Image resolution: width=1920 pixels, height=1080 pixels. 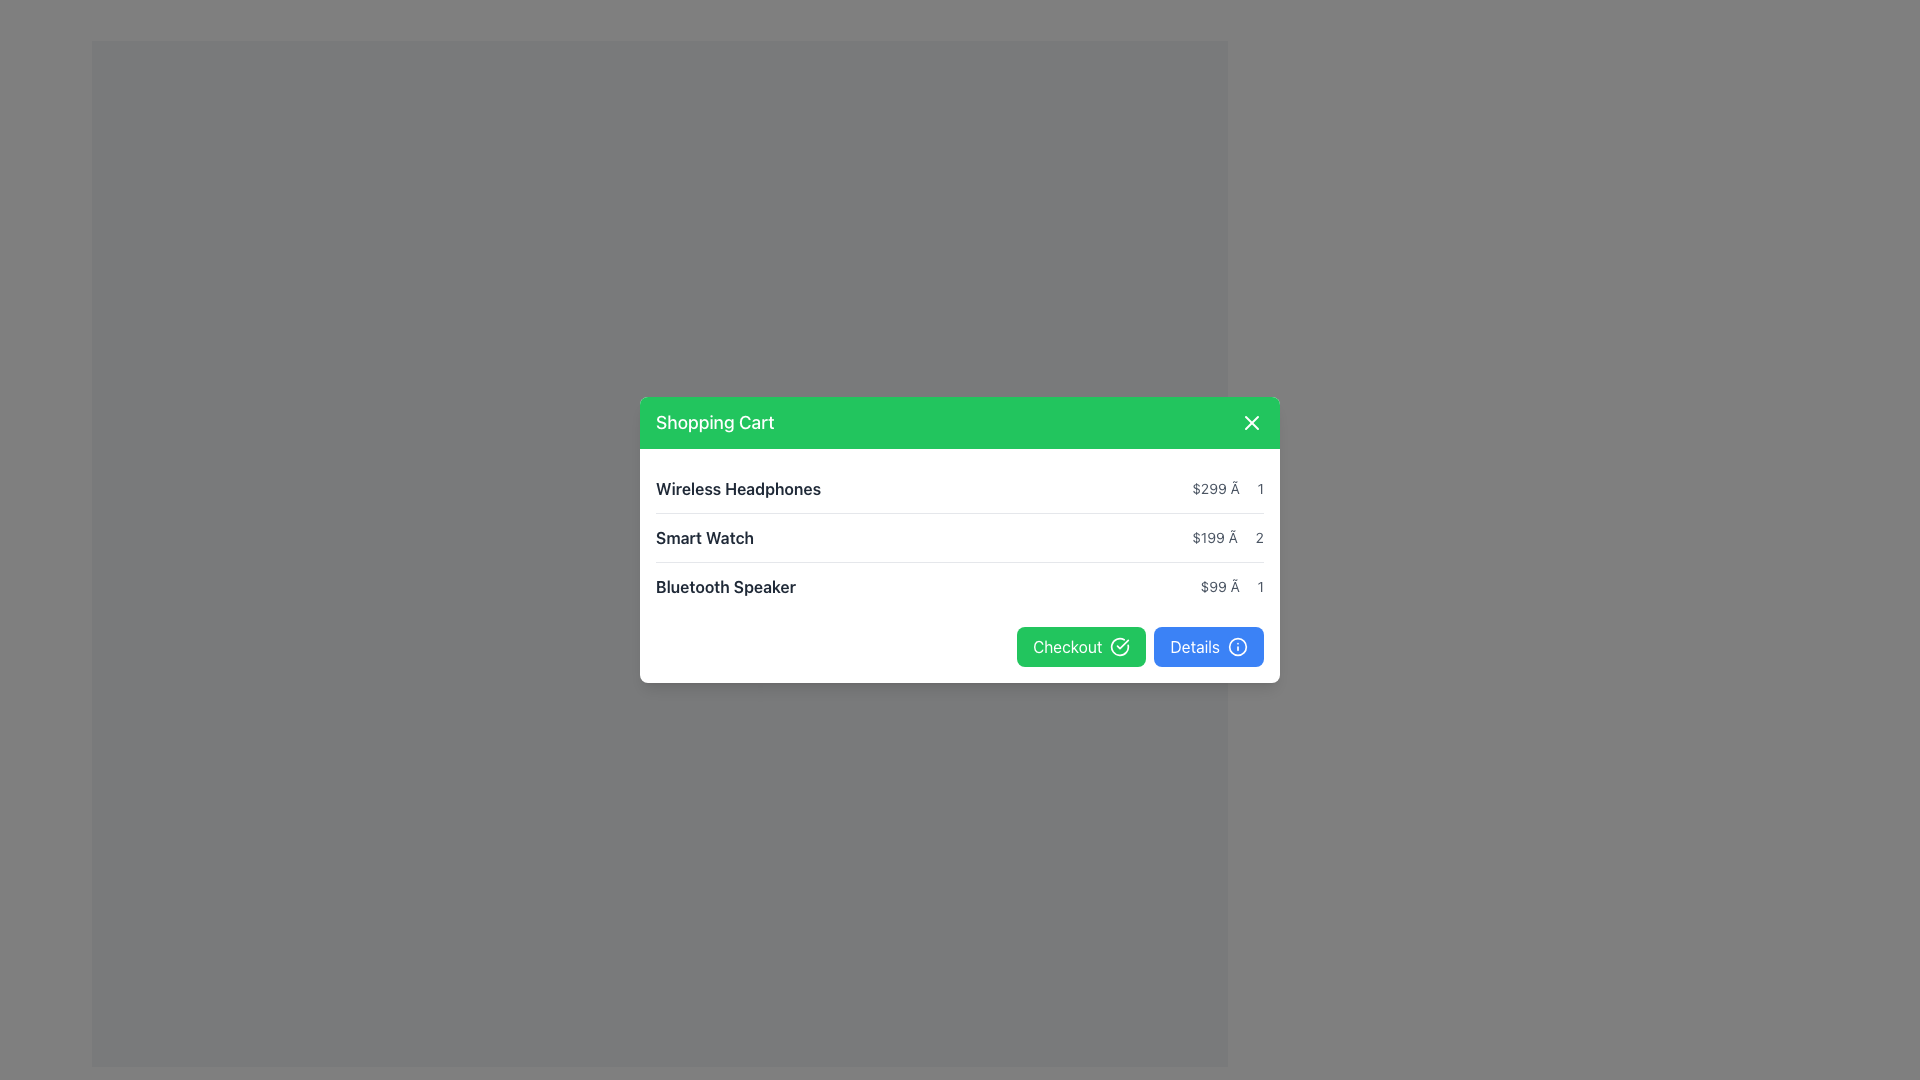 I want to click on the Text Label that displays the price per unit and quantity of the item in the shopping cart, located to the far right of 'Smart Watch', below 'Wireless Headphones', and above 'Bluetooth Speaker', so click(x=1227, y=536).